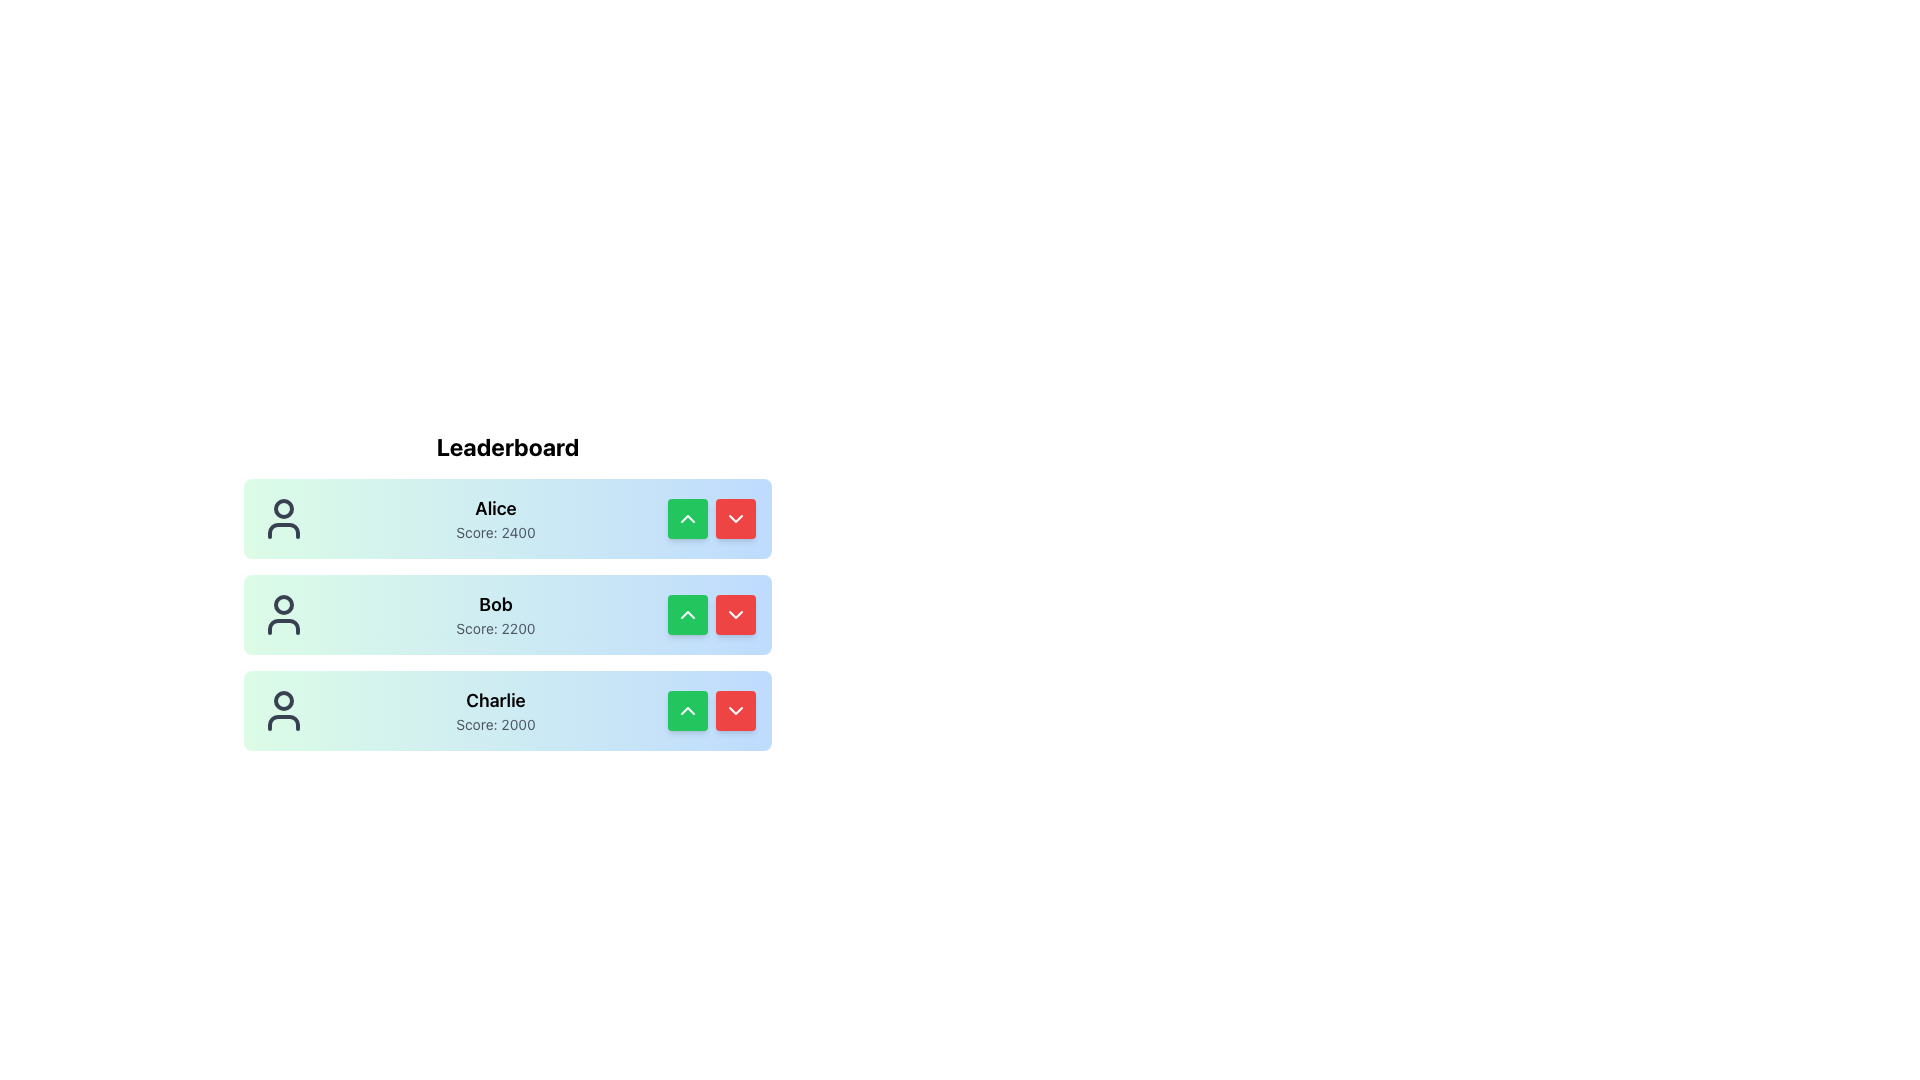 The width and height of the screenshot is (1920, 1080). What do you see at coordinates (282, 709) in the screenshot?
I see `the SVG user silhouette icon, which is dark gray and positioned to the far left of the user 'Charlie' in the leaderboard, being the third icon in a vertical sequence` at bounding box center [282, 709].